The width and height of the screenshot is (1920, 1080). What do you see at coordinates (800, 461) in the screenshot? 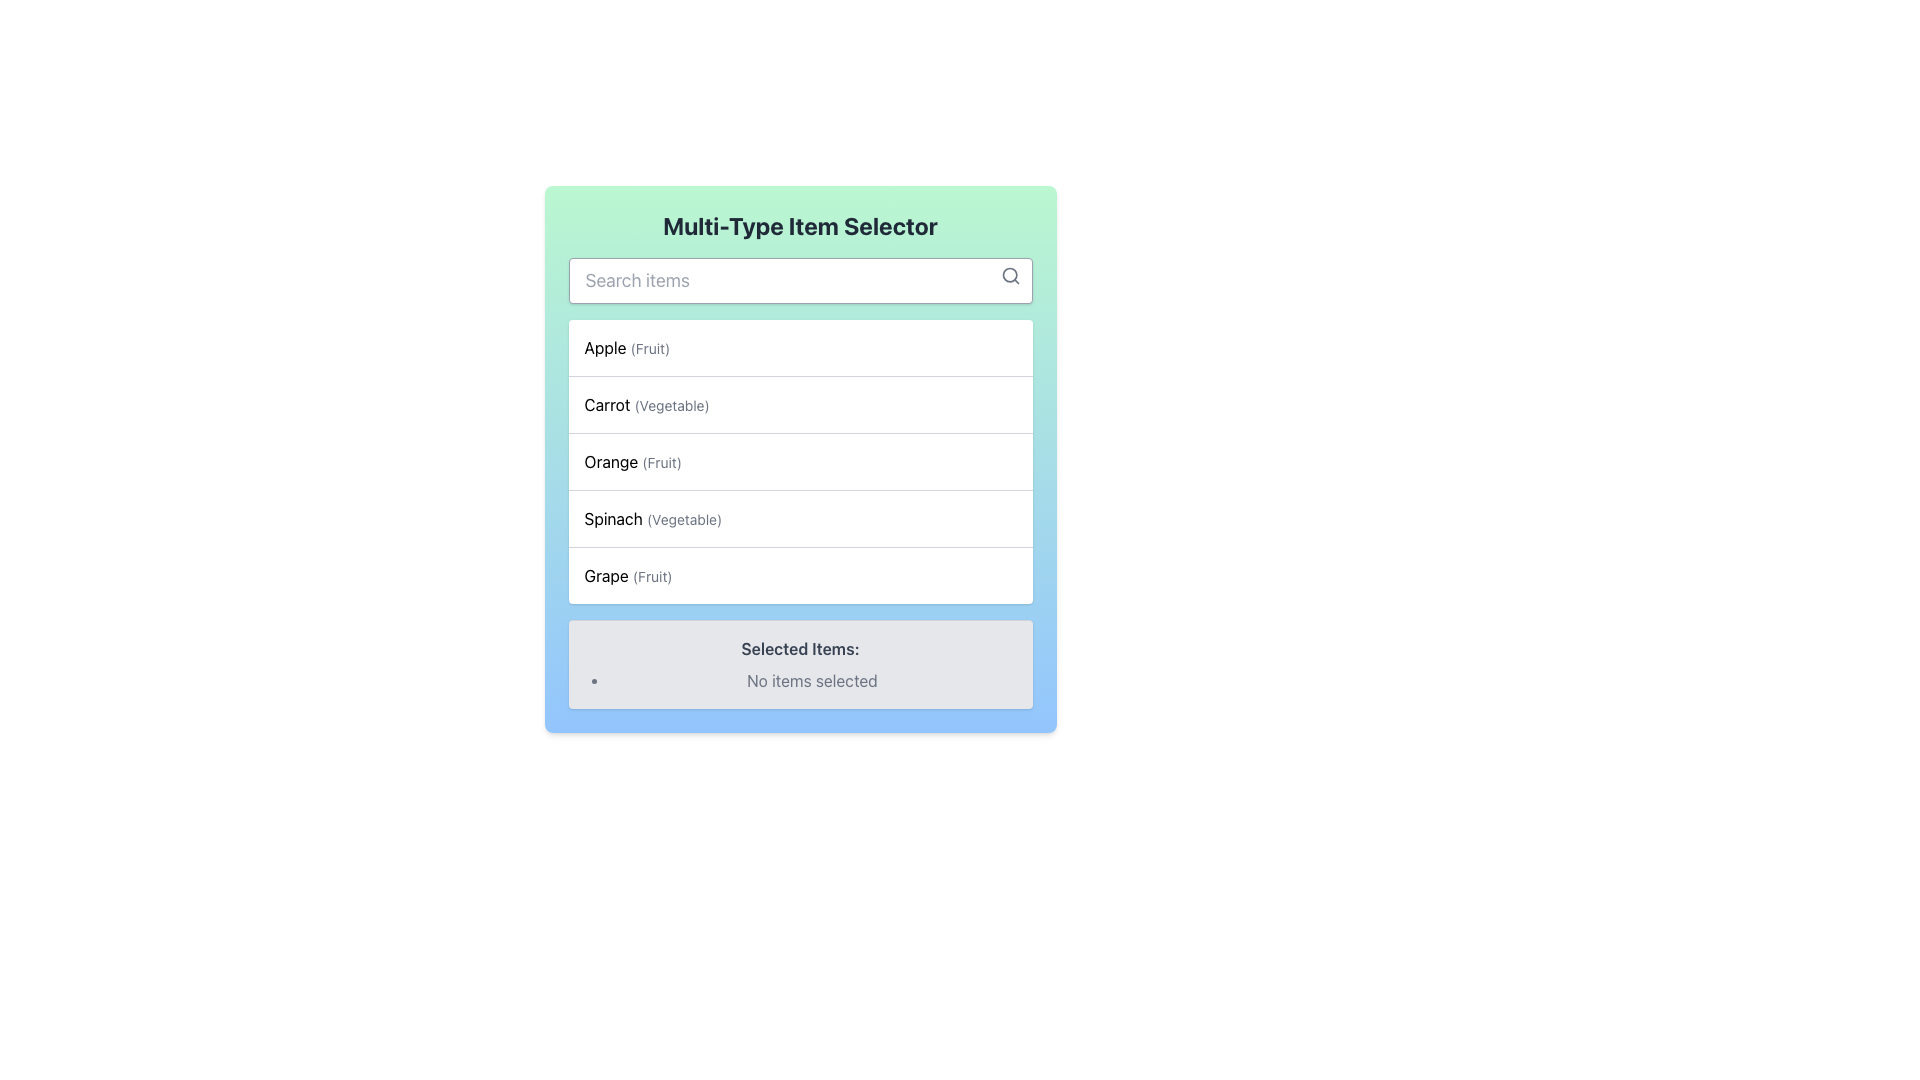
I see `the 'Orange (Fruit)' button, which is the third item in the selectable list under 'Multi-Type Item Selector', located between 'Carrot (Vegetable)' and 'Spinach (Vegetable).'` at bounding box center [800, 461].